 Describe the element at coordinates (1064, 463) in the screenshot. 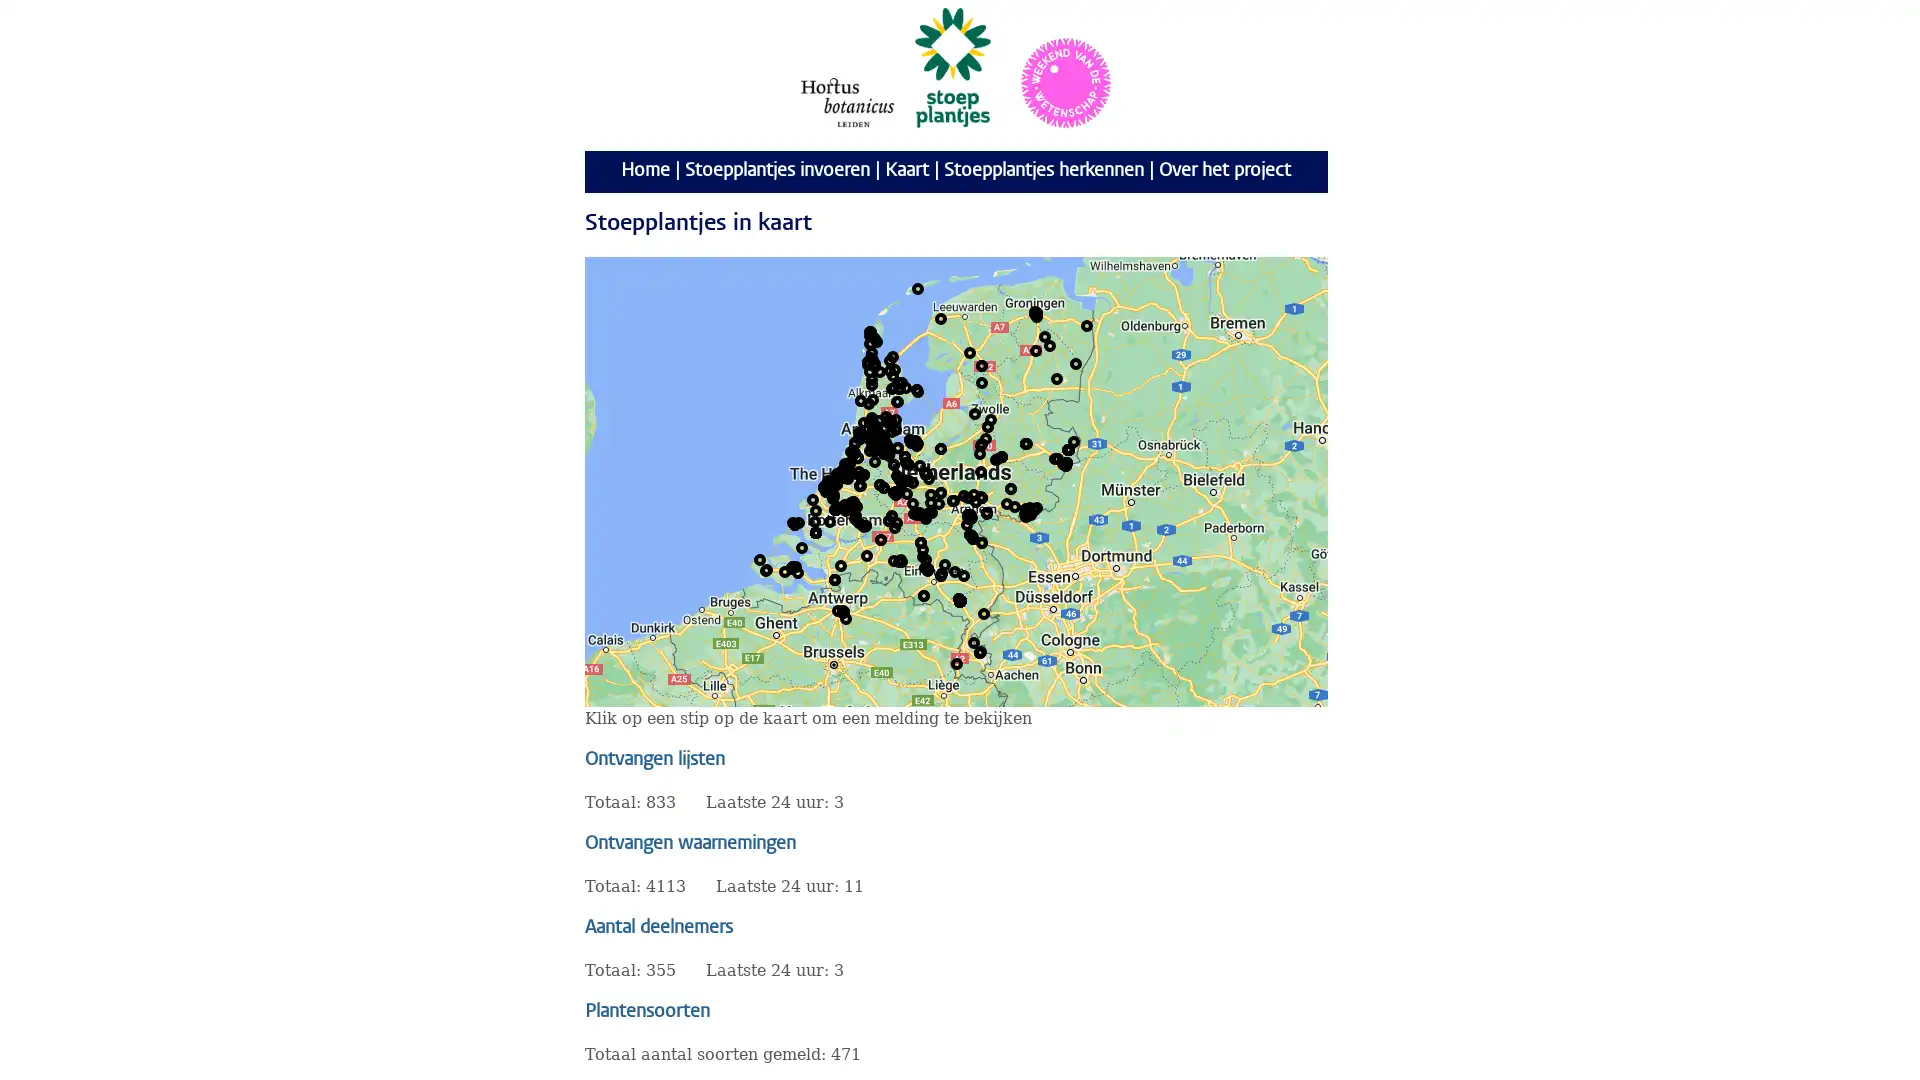

I see `Telling van Marcel Meijer Hof op 20 januari 2022` at that location.